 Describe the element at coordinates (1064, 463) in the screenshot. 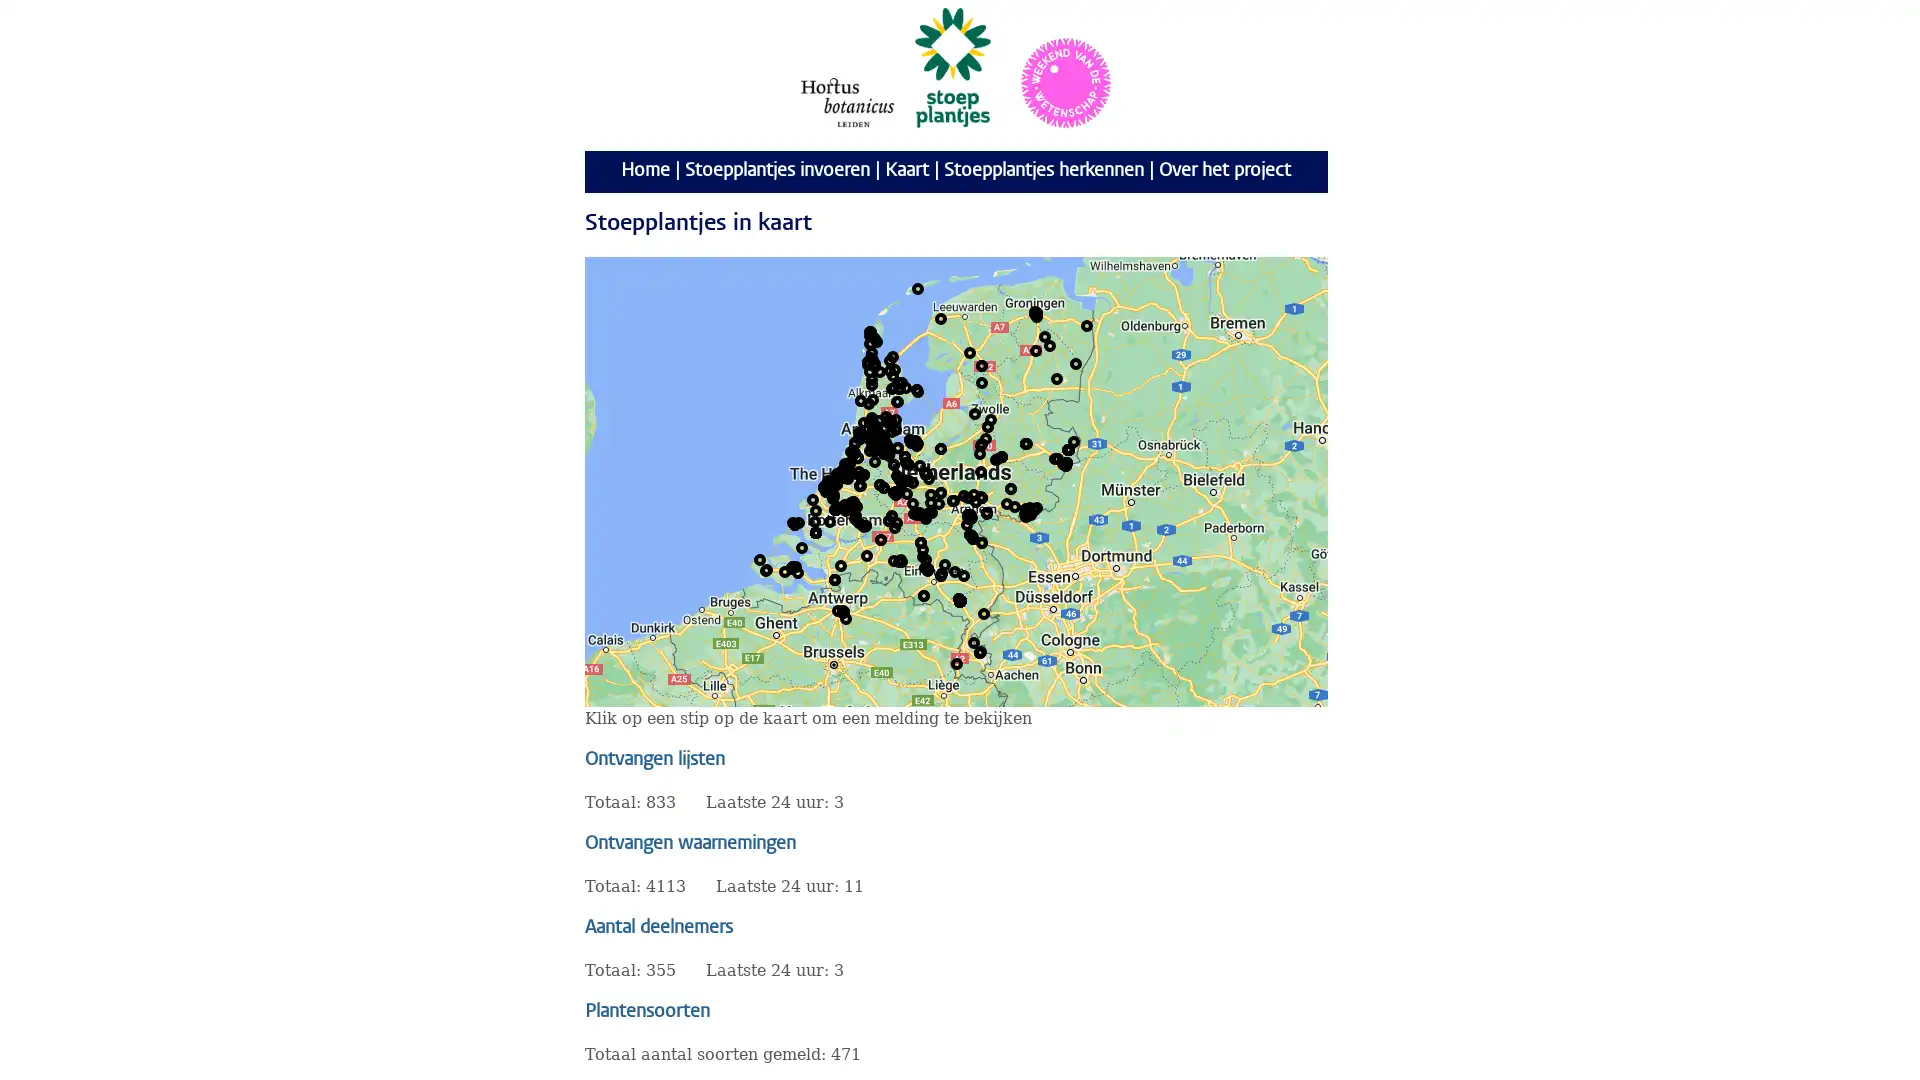

I see `Telling van Marcel Meijer Hof op 20 januari 2022` at that location.